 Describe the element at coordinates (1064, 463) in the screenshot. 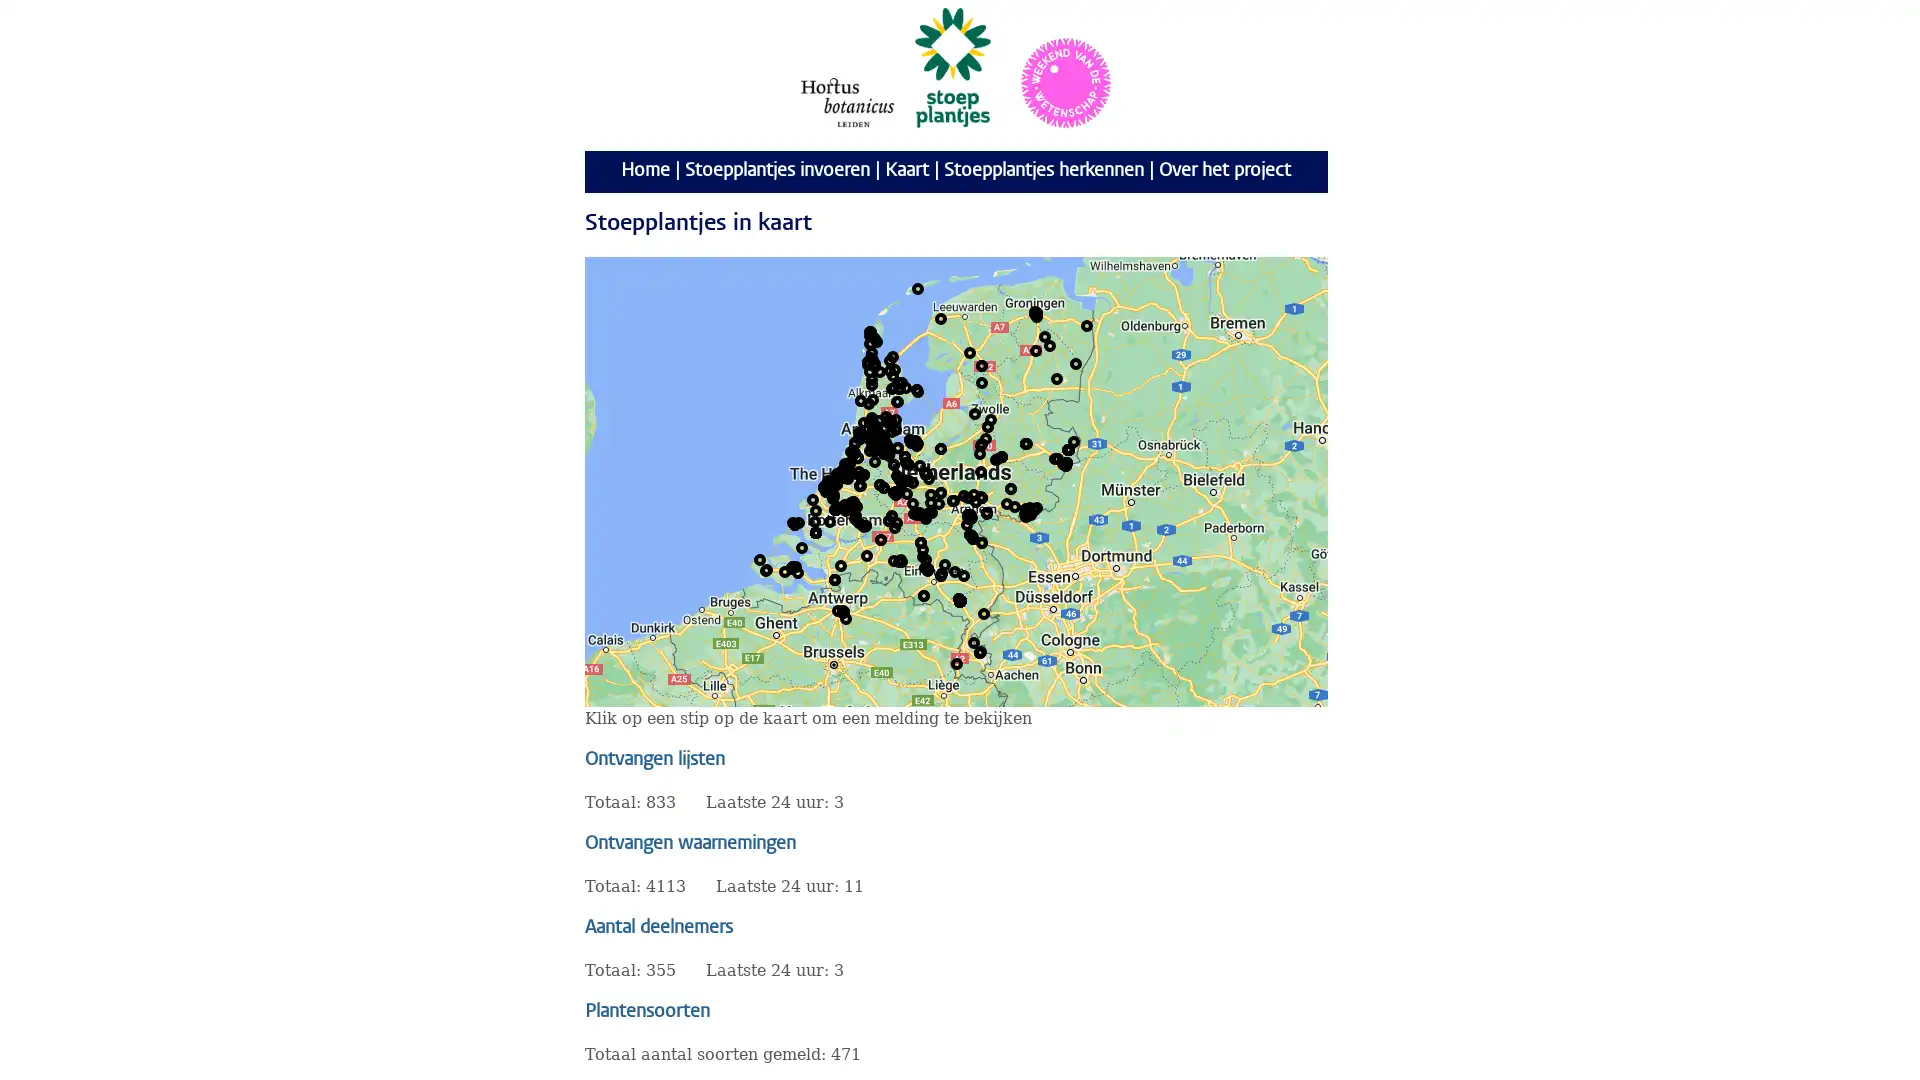

I see `Telling van Marcel Meijer Hof op 20 januari 2022` at that location.